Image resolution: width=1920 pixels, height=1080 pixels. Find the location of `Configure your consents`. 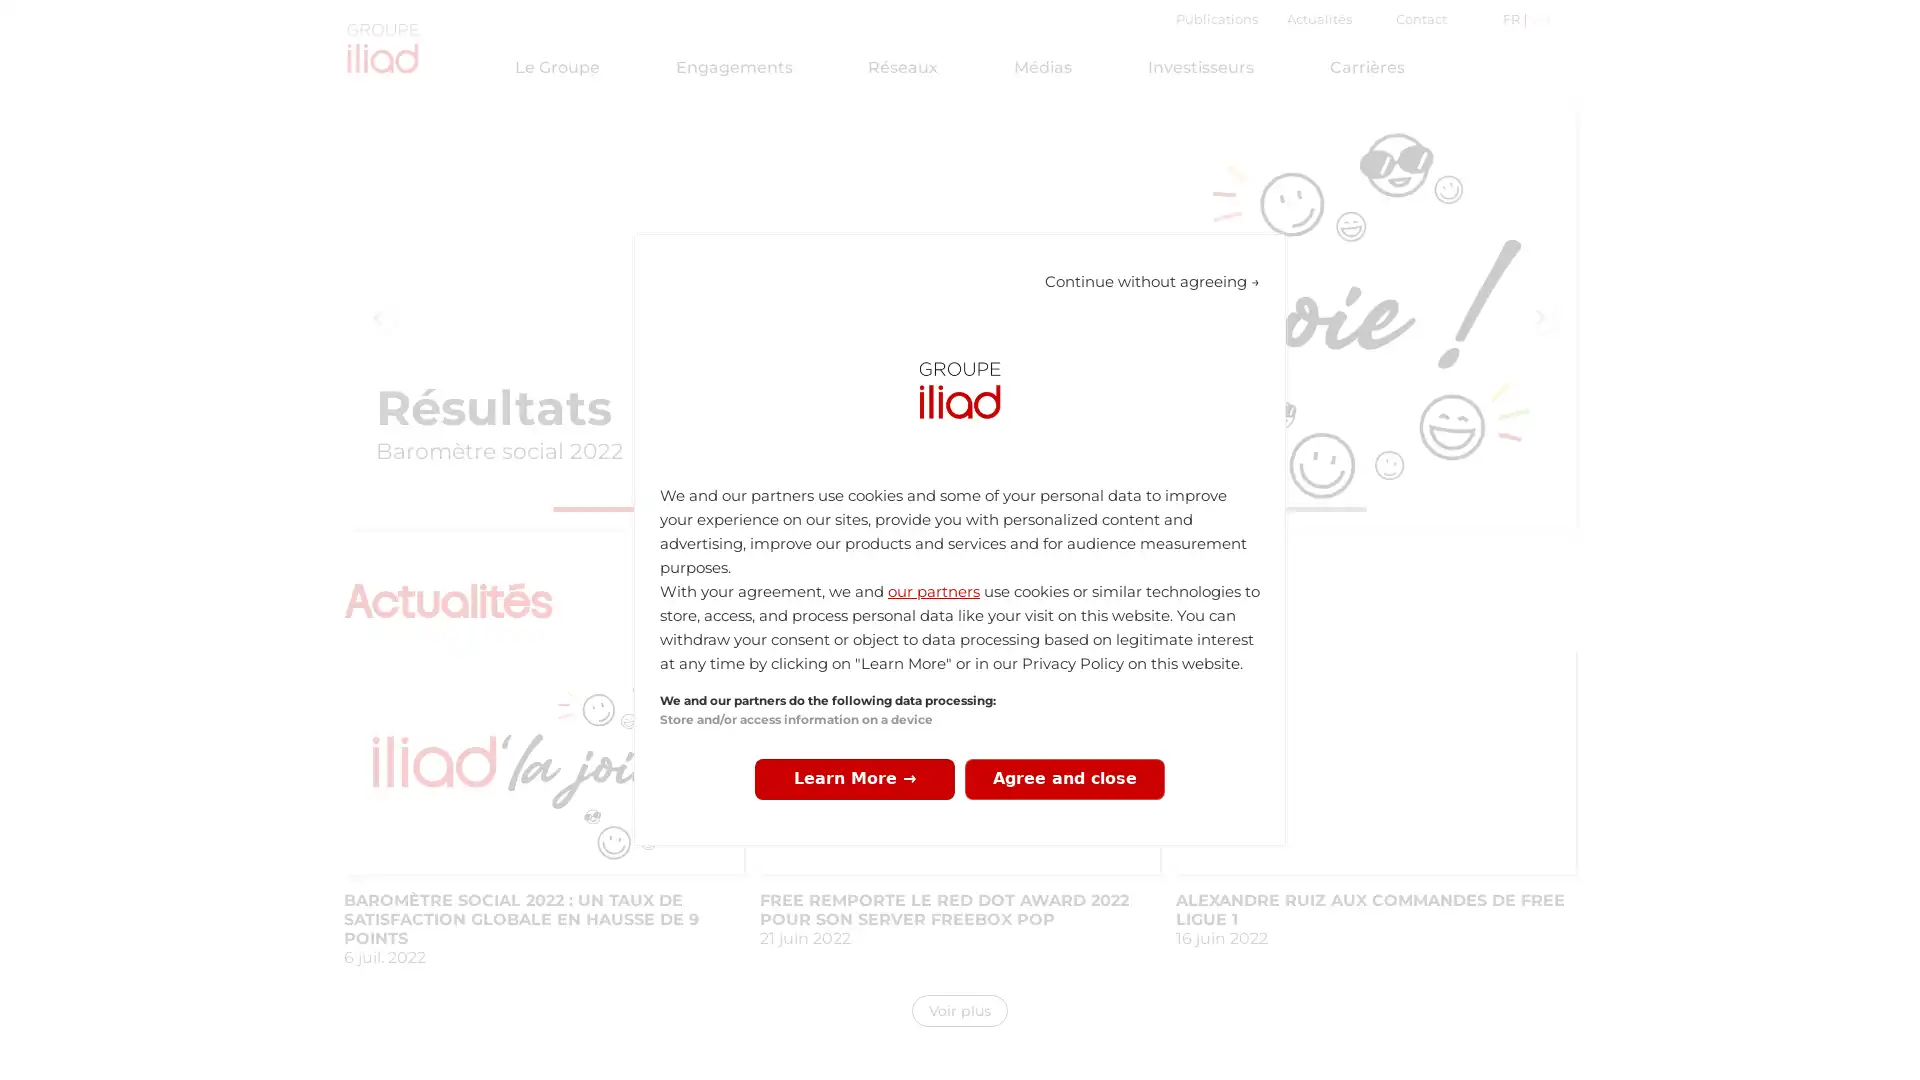

Configure your consents is located at coordinates (854, 778).